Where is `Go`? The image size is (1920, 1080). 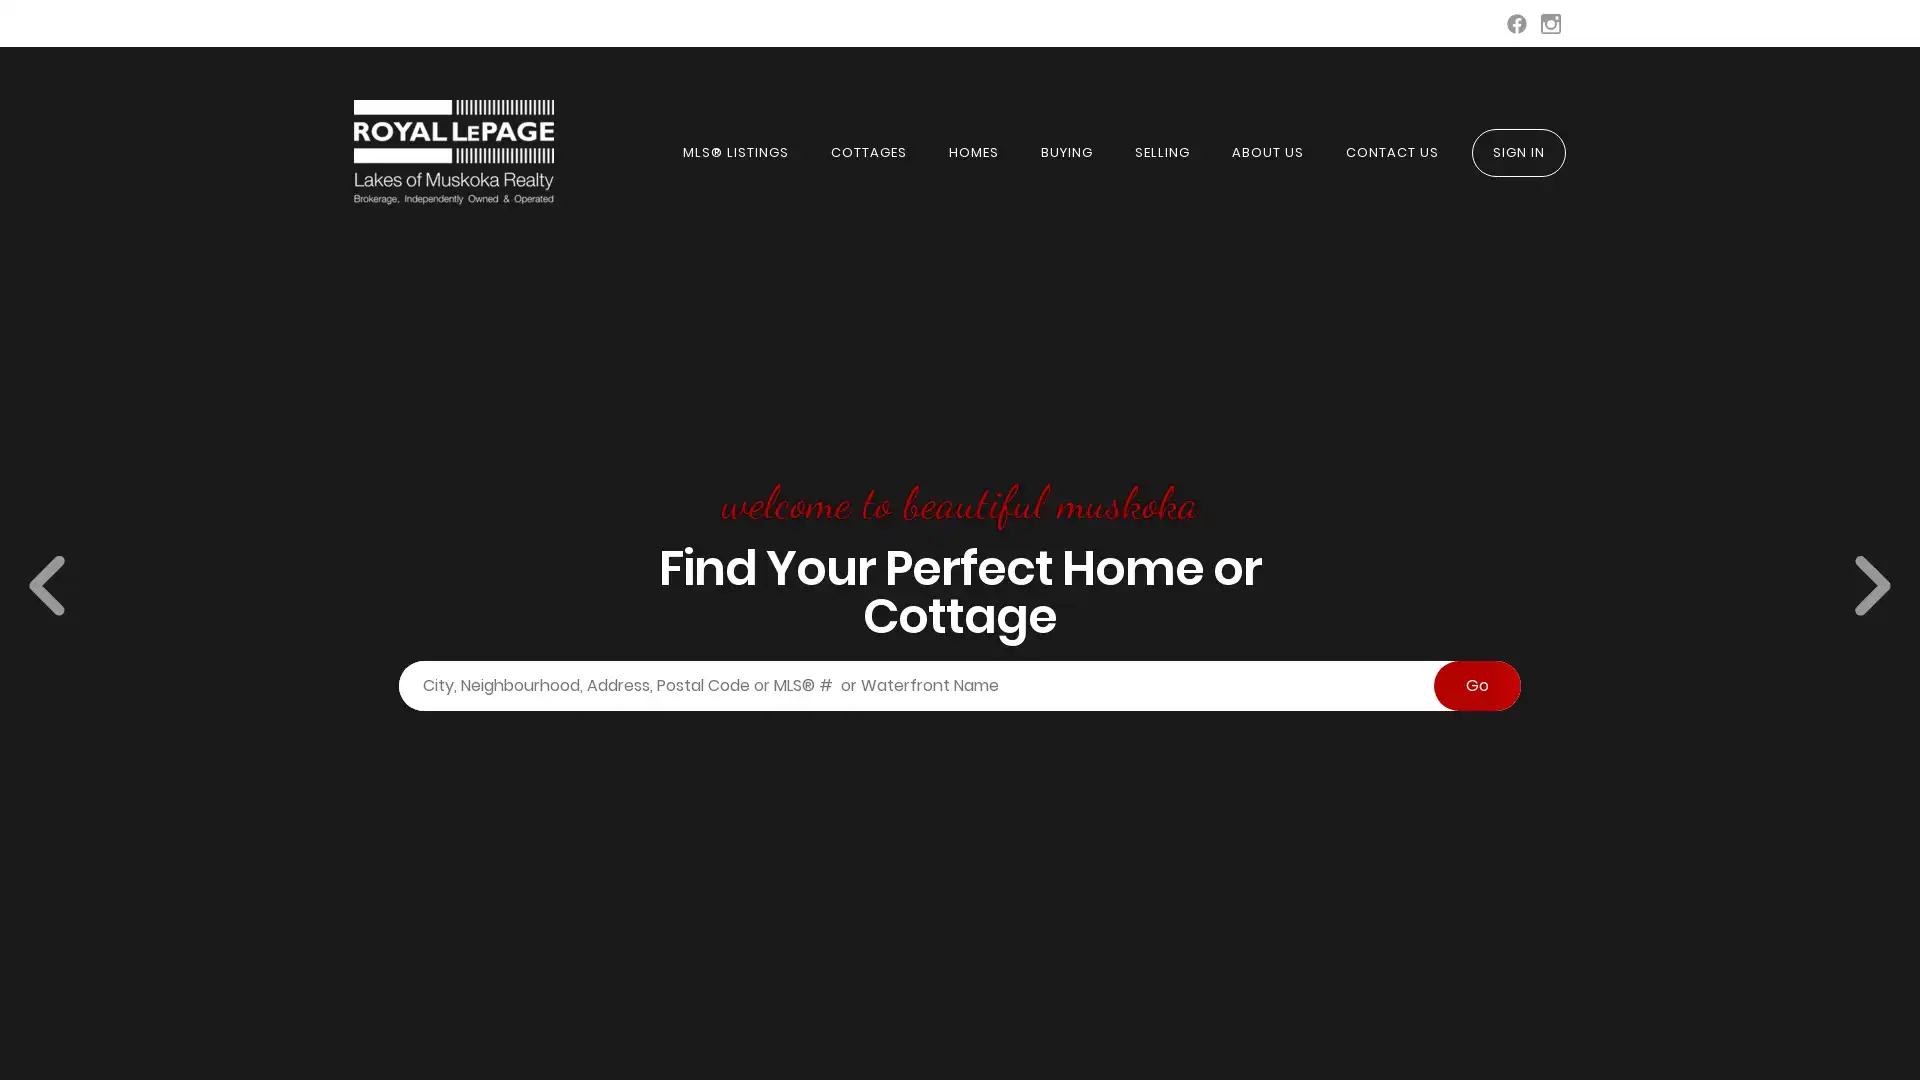 Go is located at coordinates (1477, 684).